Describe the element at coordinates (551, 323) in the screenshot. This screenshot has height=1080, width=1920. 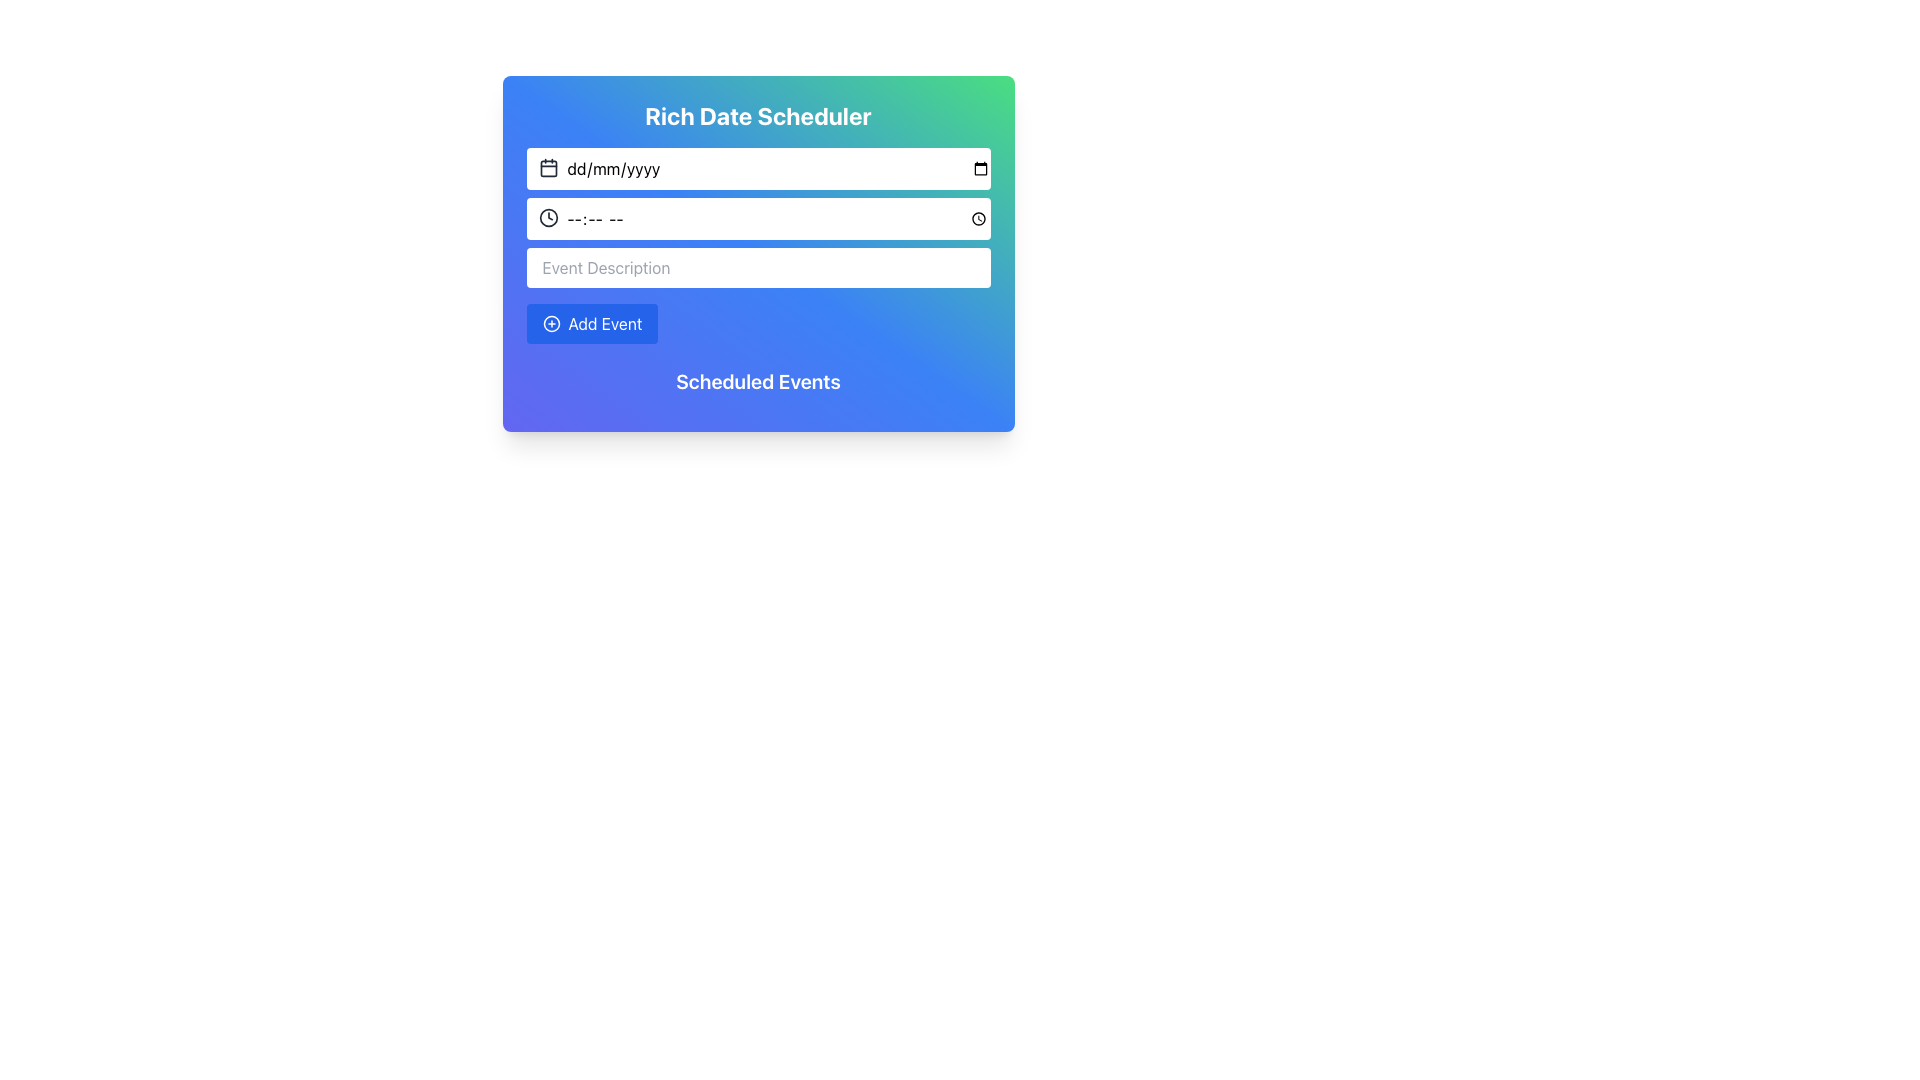
I see `the circular SVG shape that forms part of the 'Add Event' button, which is designed with a stroke and no fill, and is centrally placed within the button` at that location.